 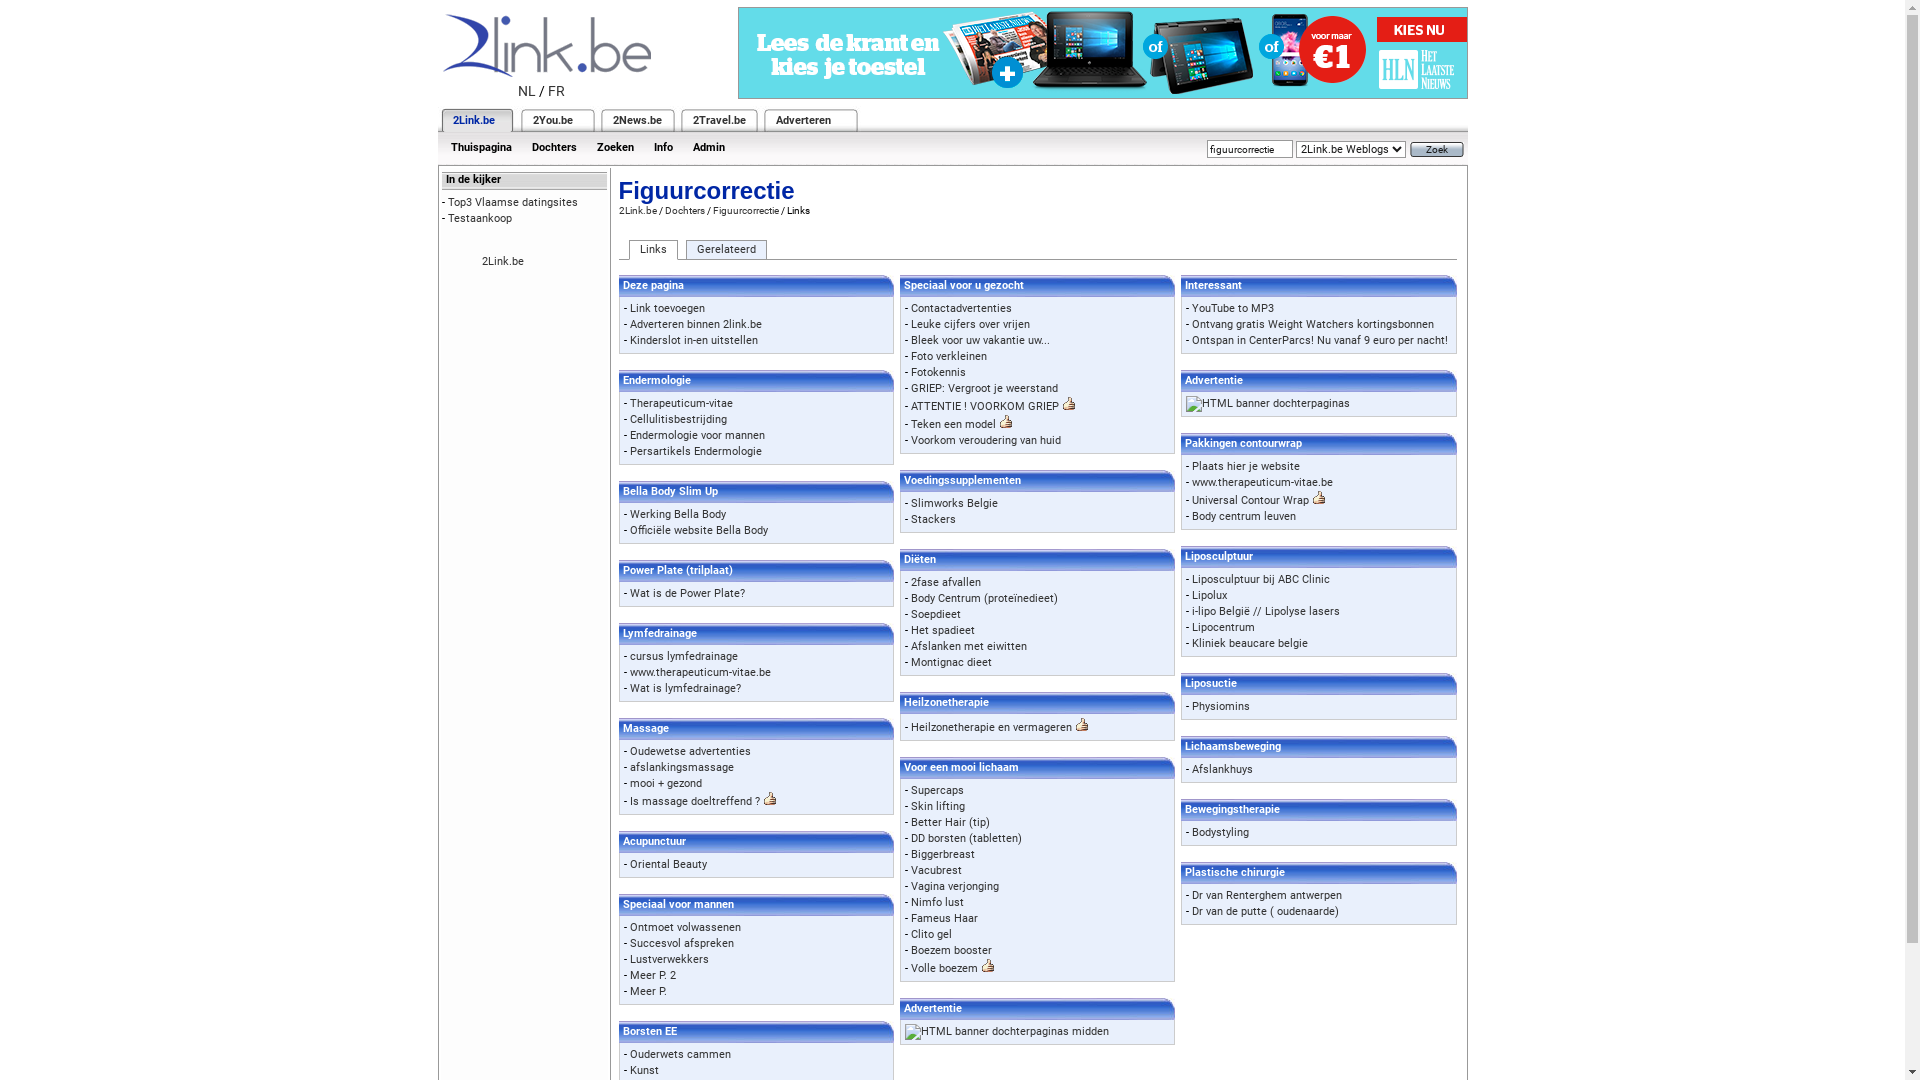 What do you see at coordinates (1435, 148) in the screenshot?
I see `'Zoek'` at bounding box center [1435, 148].